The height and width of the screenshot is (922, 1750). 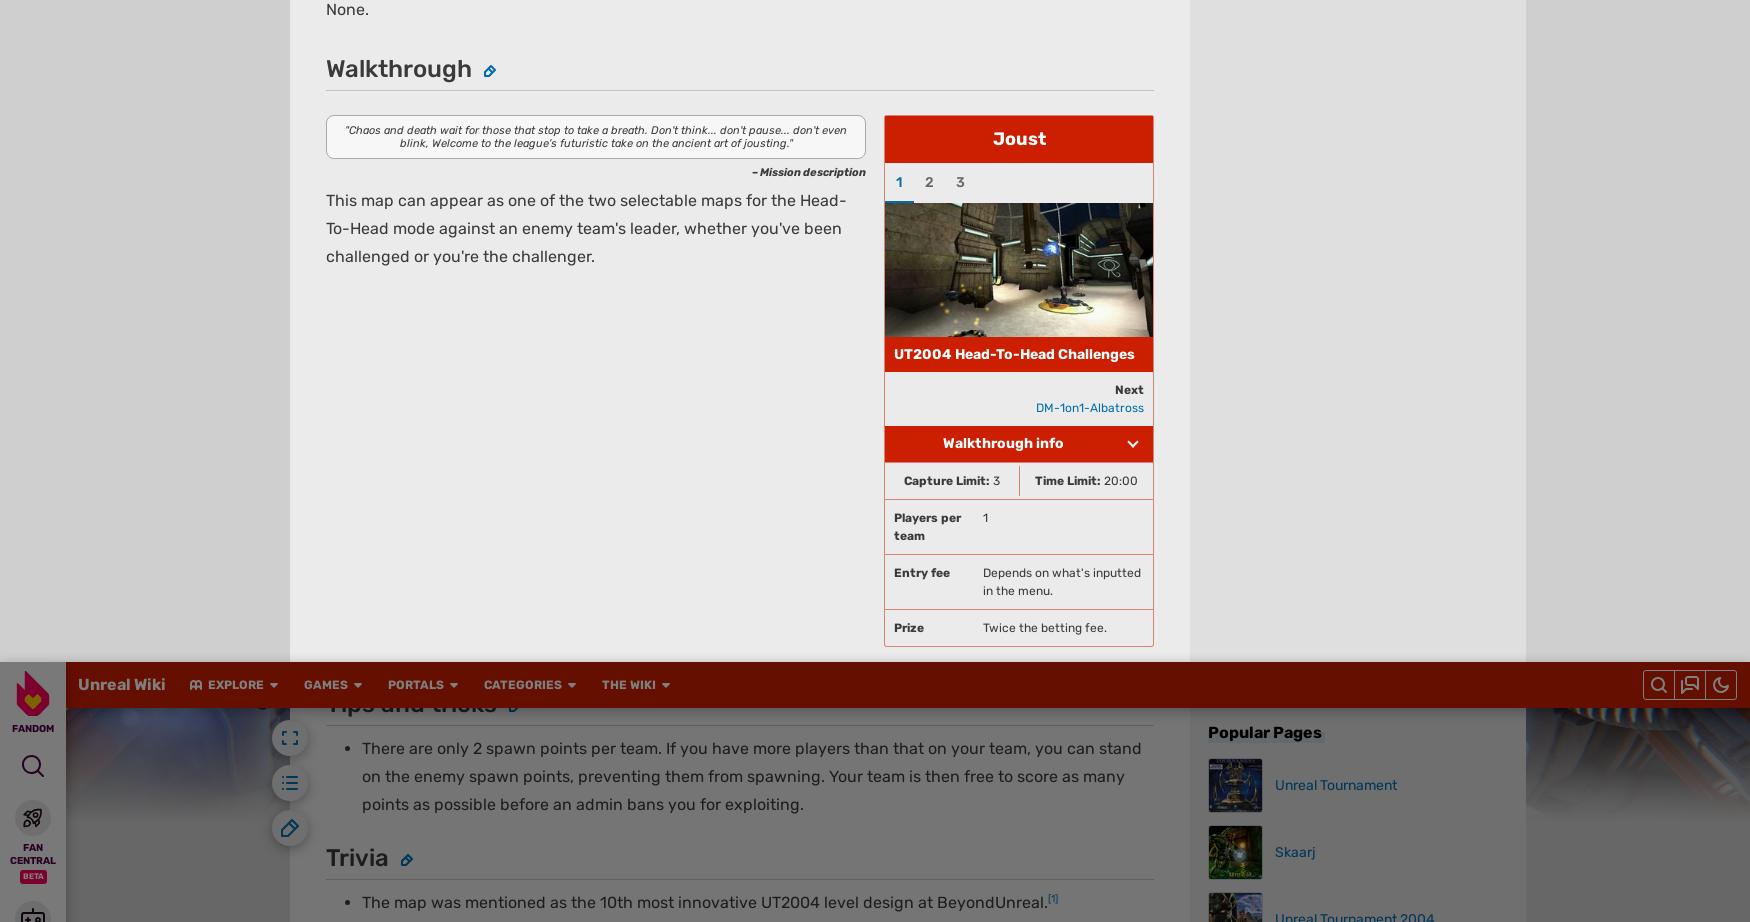 What do you see at coordinates (907, 251) in the screenshot?
I see `'View Mobile Site'` at bounding box center [907, 251].